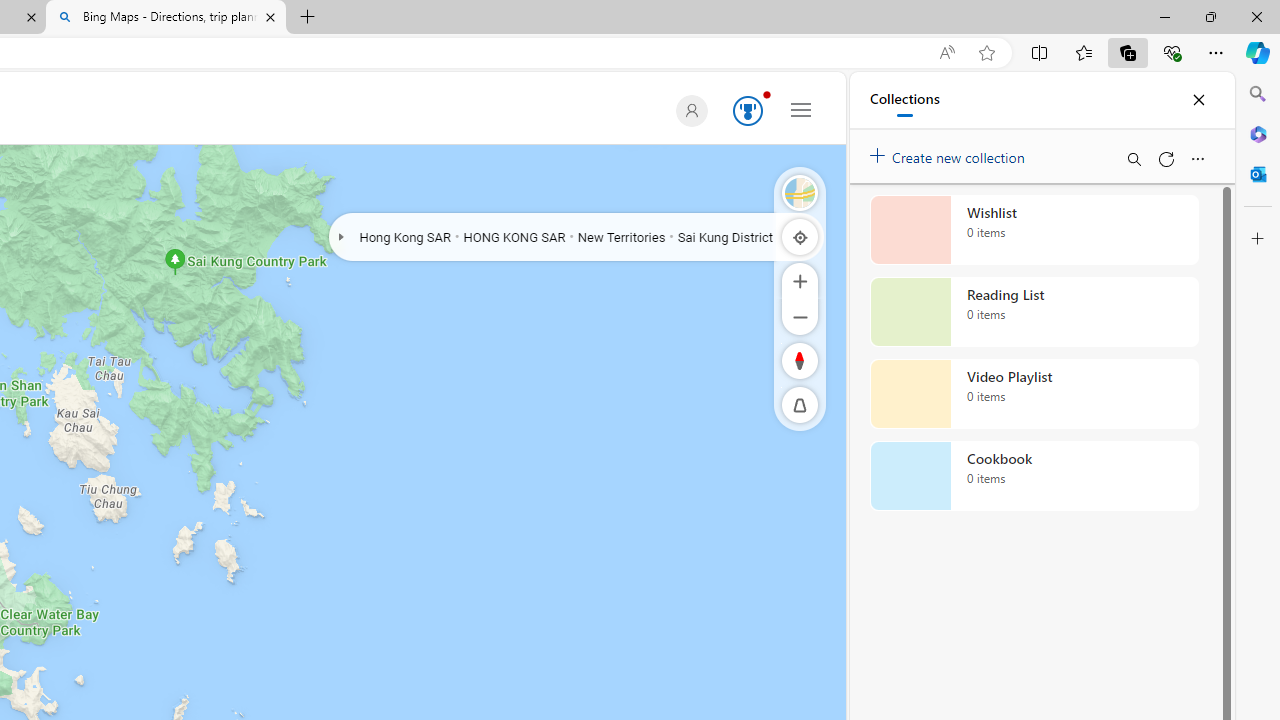 The height and width of the screenshot is (720, 1280). What do you see at coordinates (1034, 229) in the screenshot?
I see `'Wishlist collection, 0 items'` at bounding box center [1034, 229].